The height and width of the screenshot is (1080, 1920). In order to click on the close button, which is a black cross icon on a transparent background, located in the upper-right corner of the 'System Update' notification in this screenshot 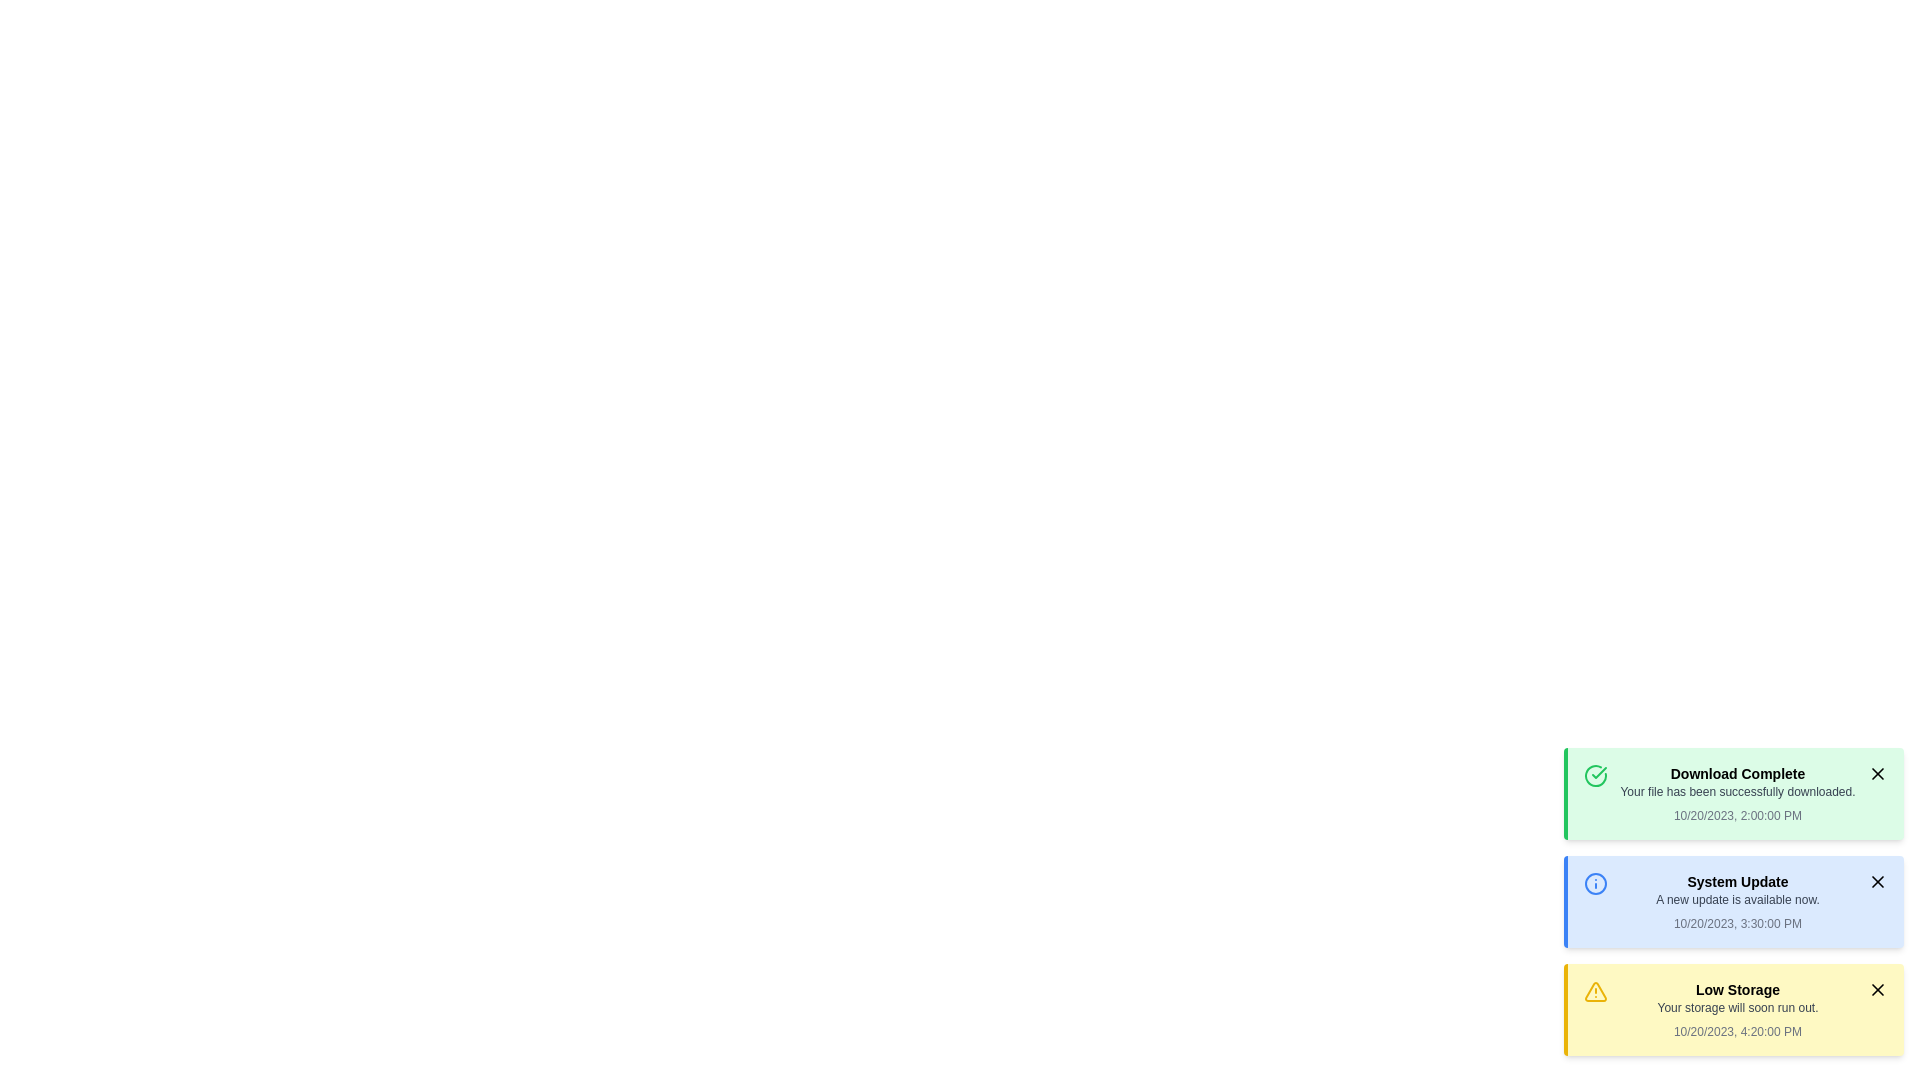, I will do `click(1876, 881)`.